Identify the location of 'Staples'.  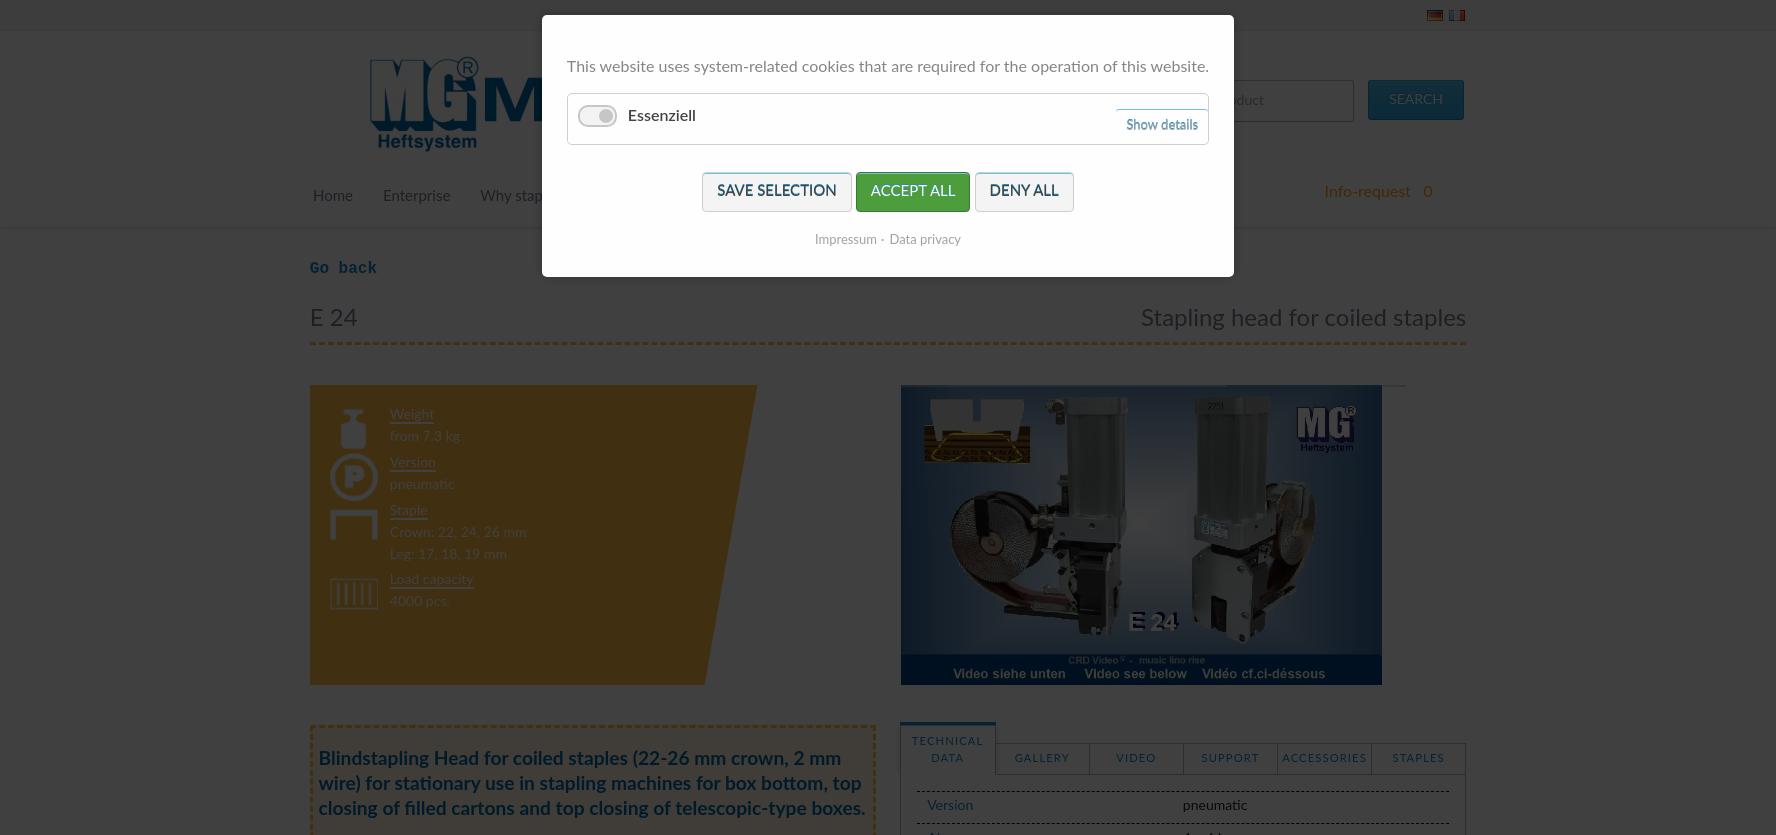
(1417, 757).